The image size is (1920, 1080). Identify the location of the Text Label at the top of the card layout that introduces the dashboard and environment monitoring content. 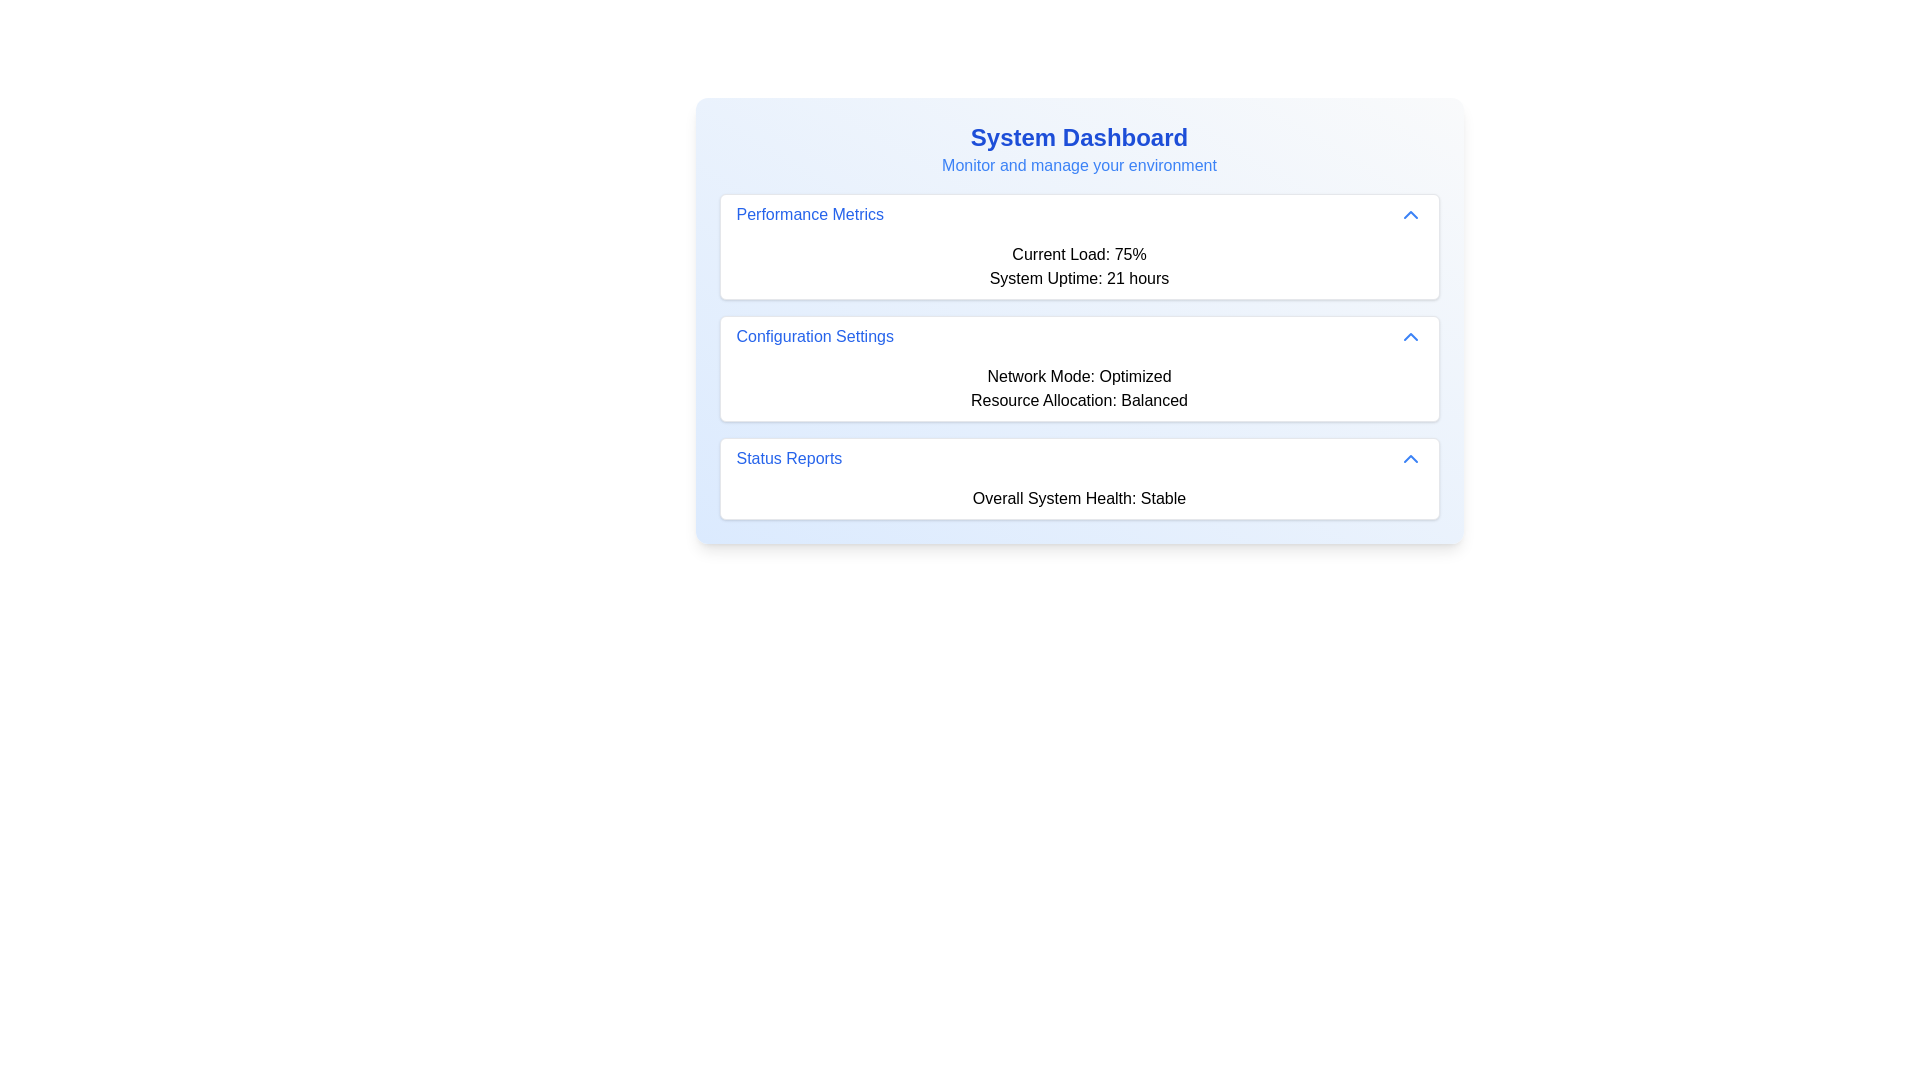
(1078, 149).